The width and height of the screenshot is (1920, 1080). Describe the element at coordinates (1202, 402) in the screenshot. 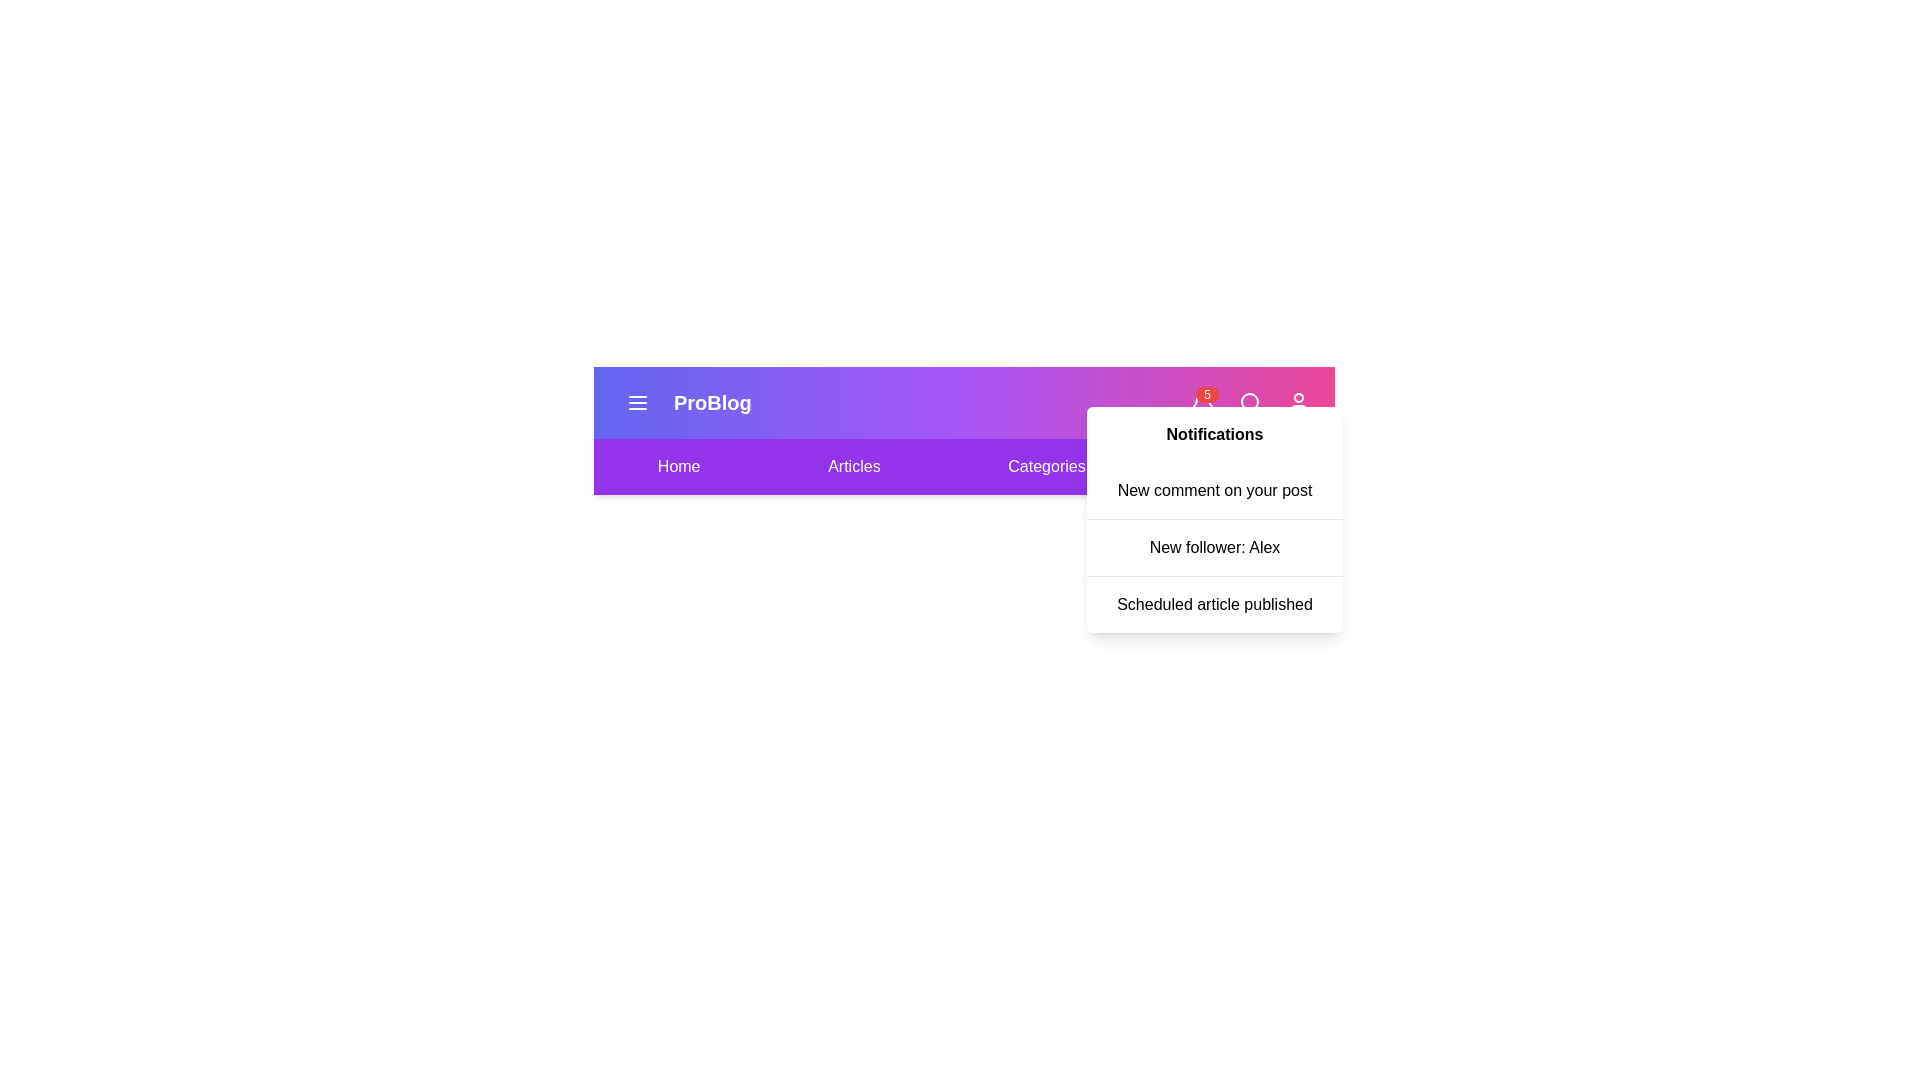

I see `the notifications button to toggle the notifications panel` at that location.